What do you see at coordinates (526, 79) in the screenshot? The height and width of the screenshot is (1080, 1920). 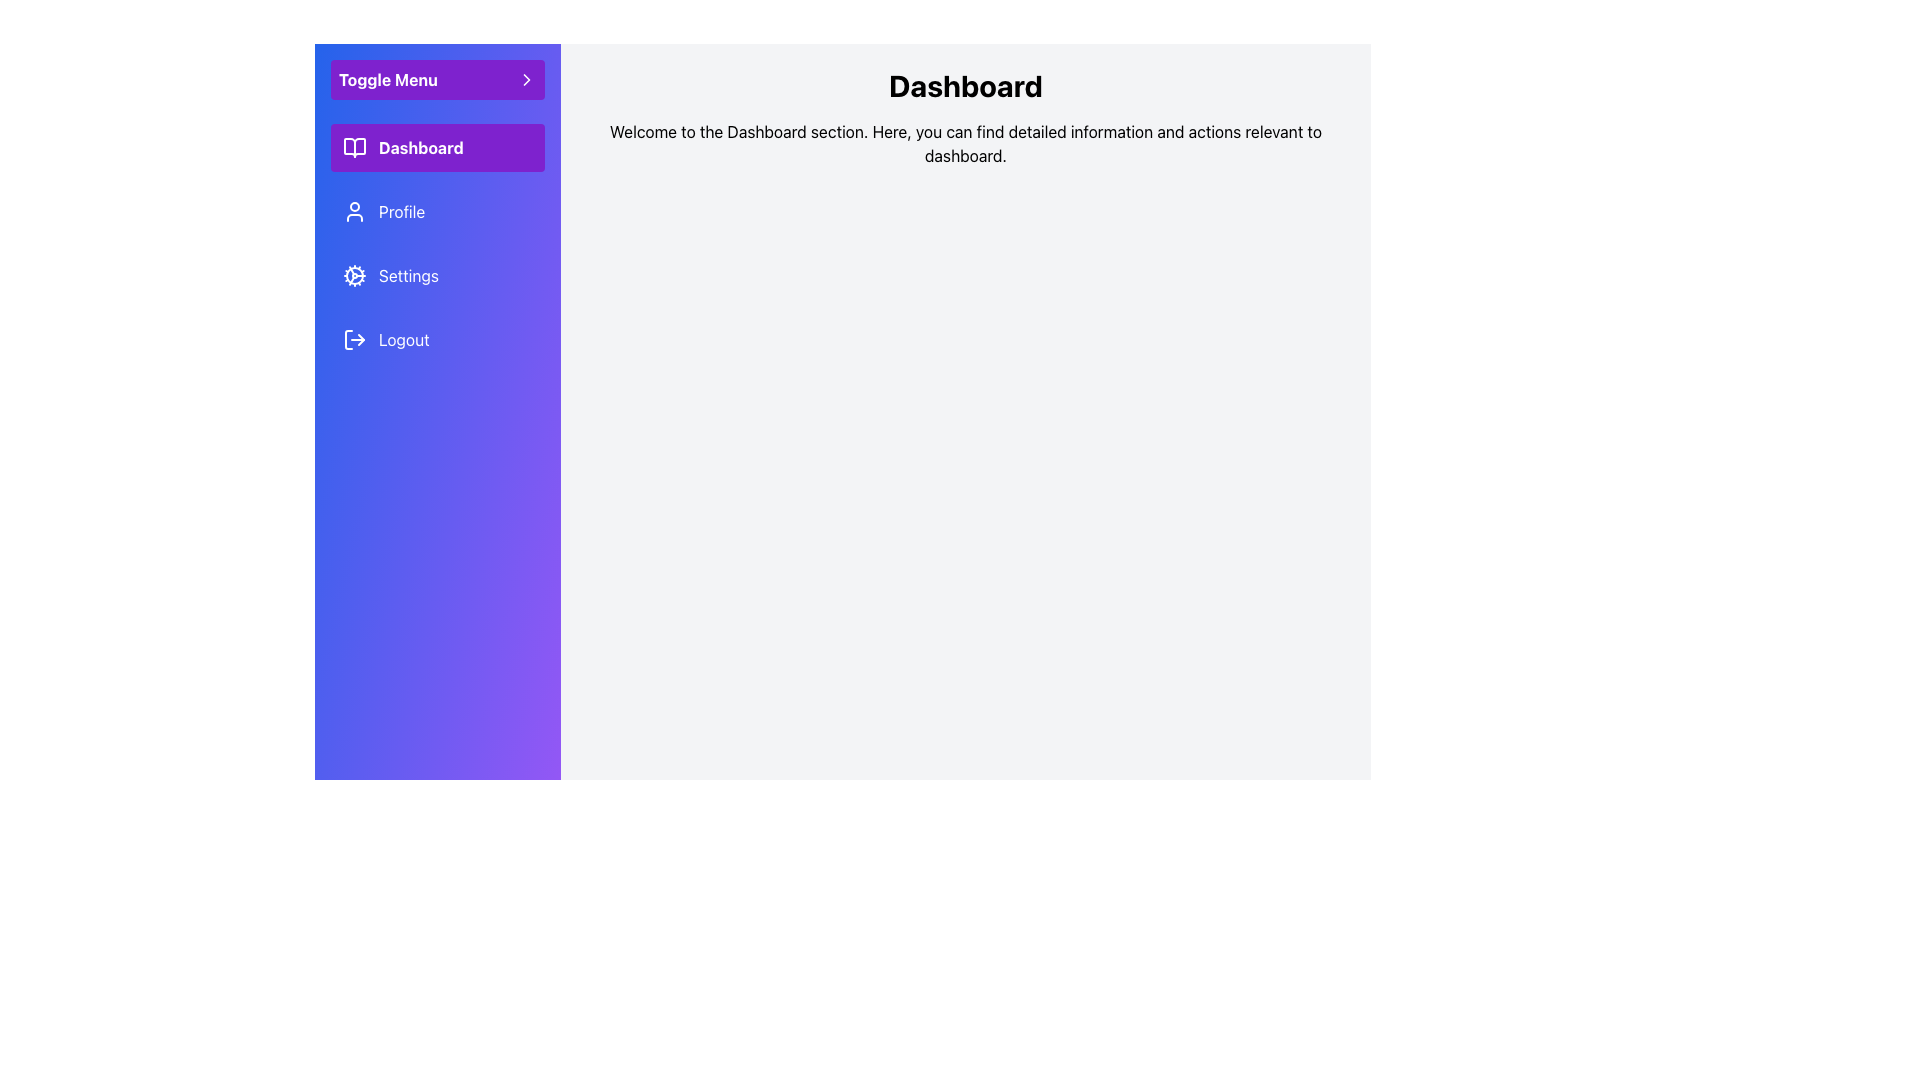 I see `the small triangular right-pointing chevron icon located in the sidebar, which serves as a directional indicator for the 'Toggle Menu' area` at bounding box center [526, 79].